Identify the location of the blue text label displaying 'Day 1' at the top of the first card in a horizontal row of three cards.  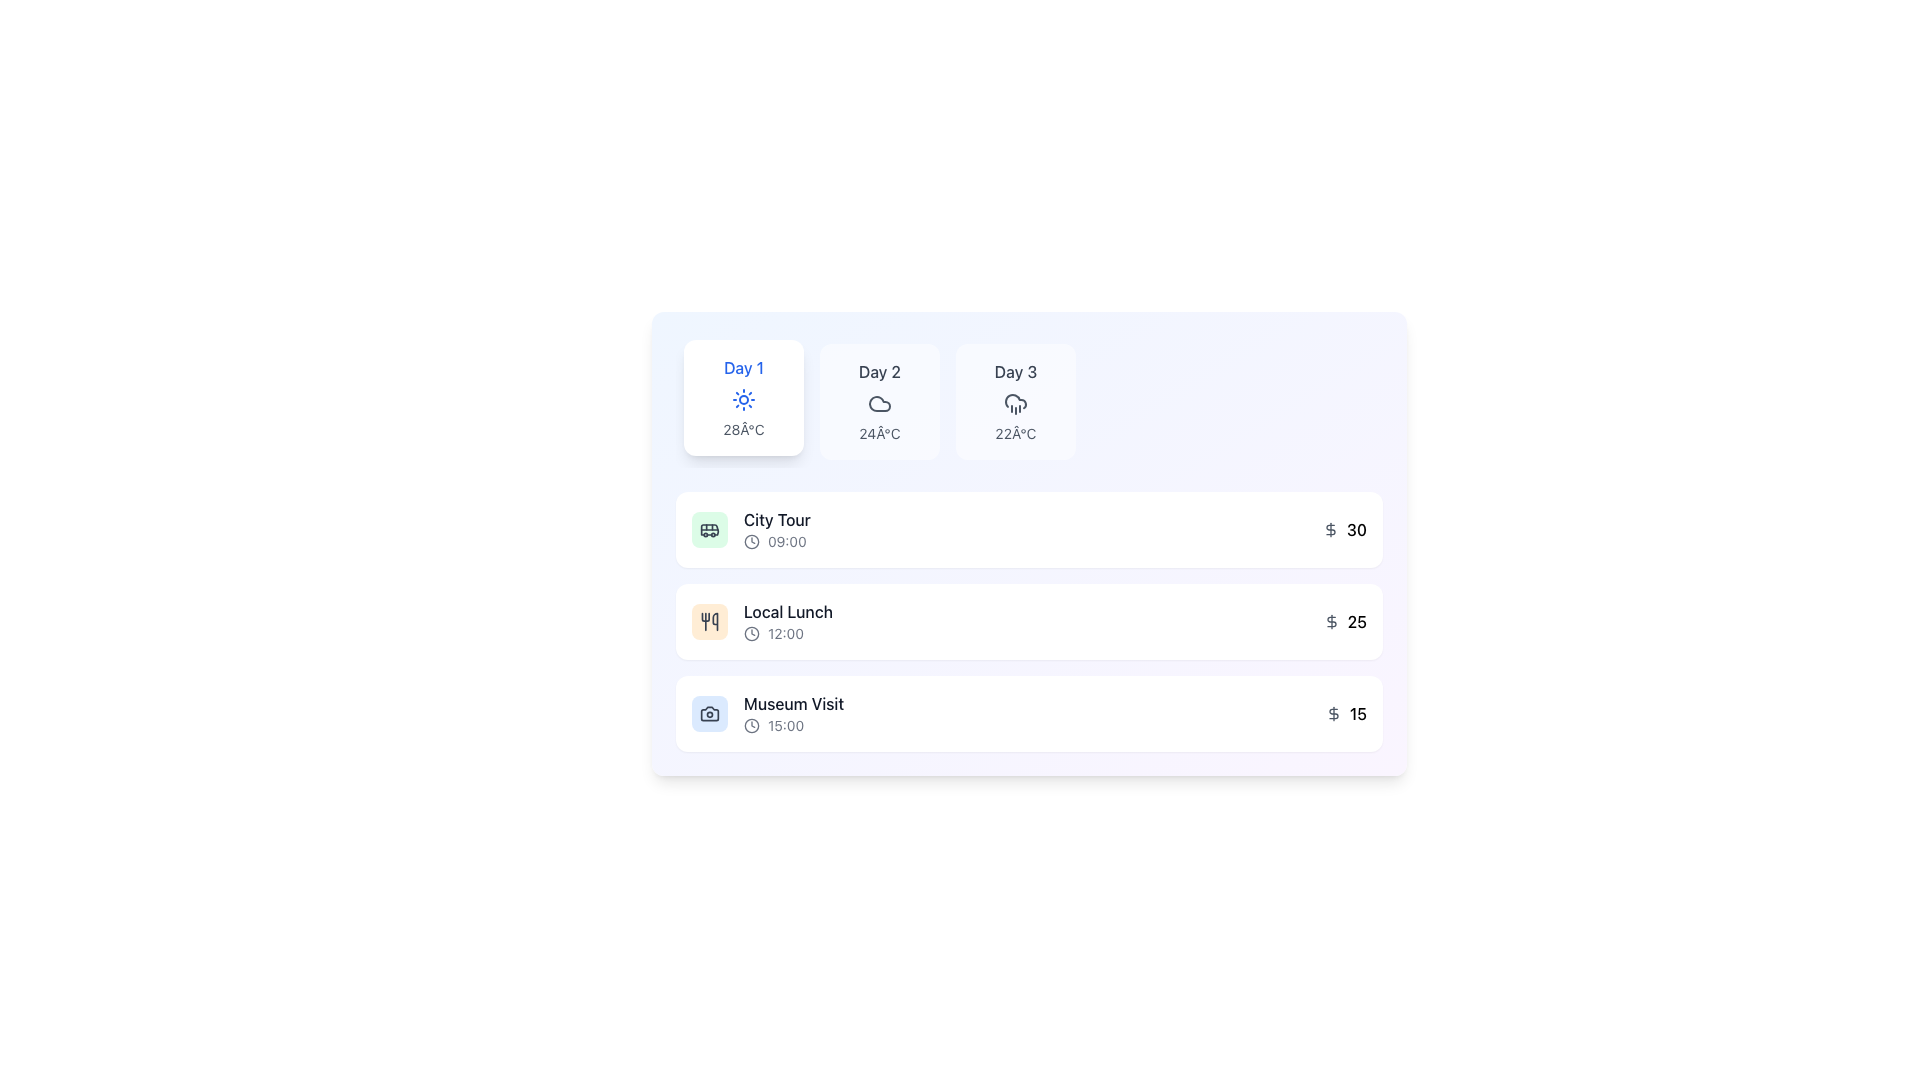
(743, 367).